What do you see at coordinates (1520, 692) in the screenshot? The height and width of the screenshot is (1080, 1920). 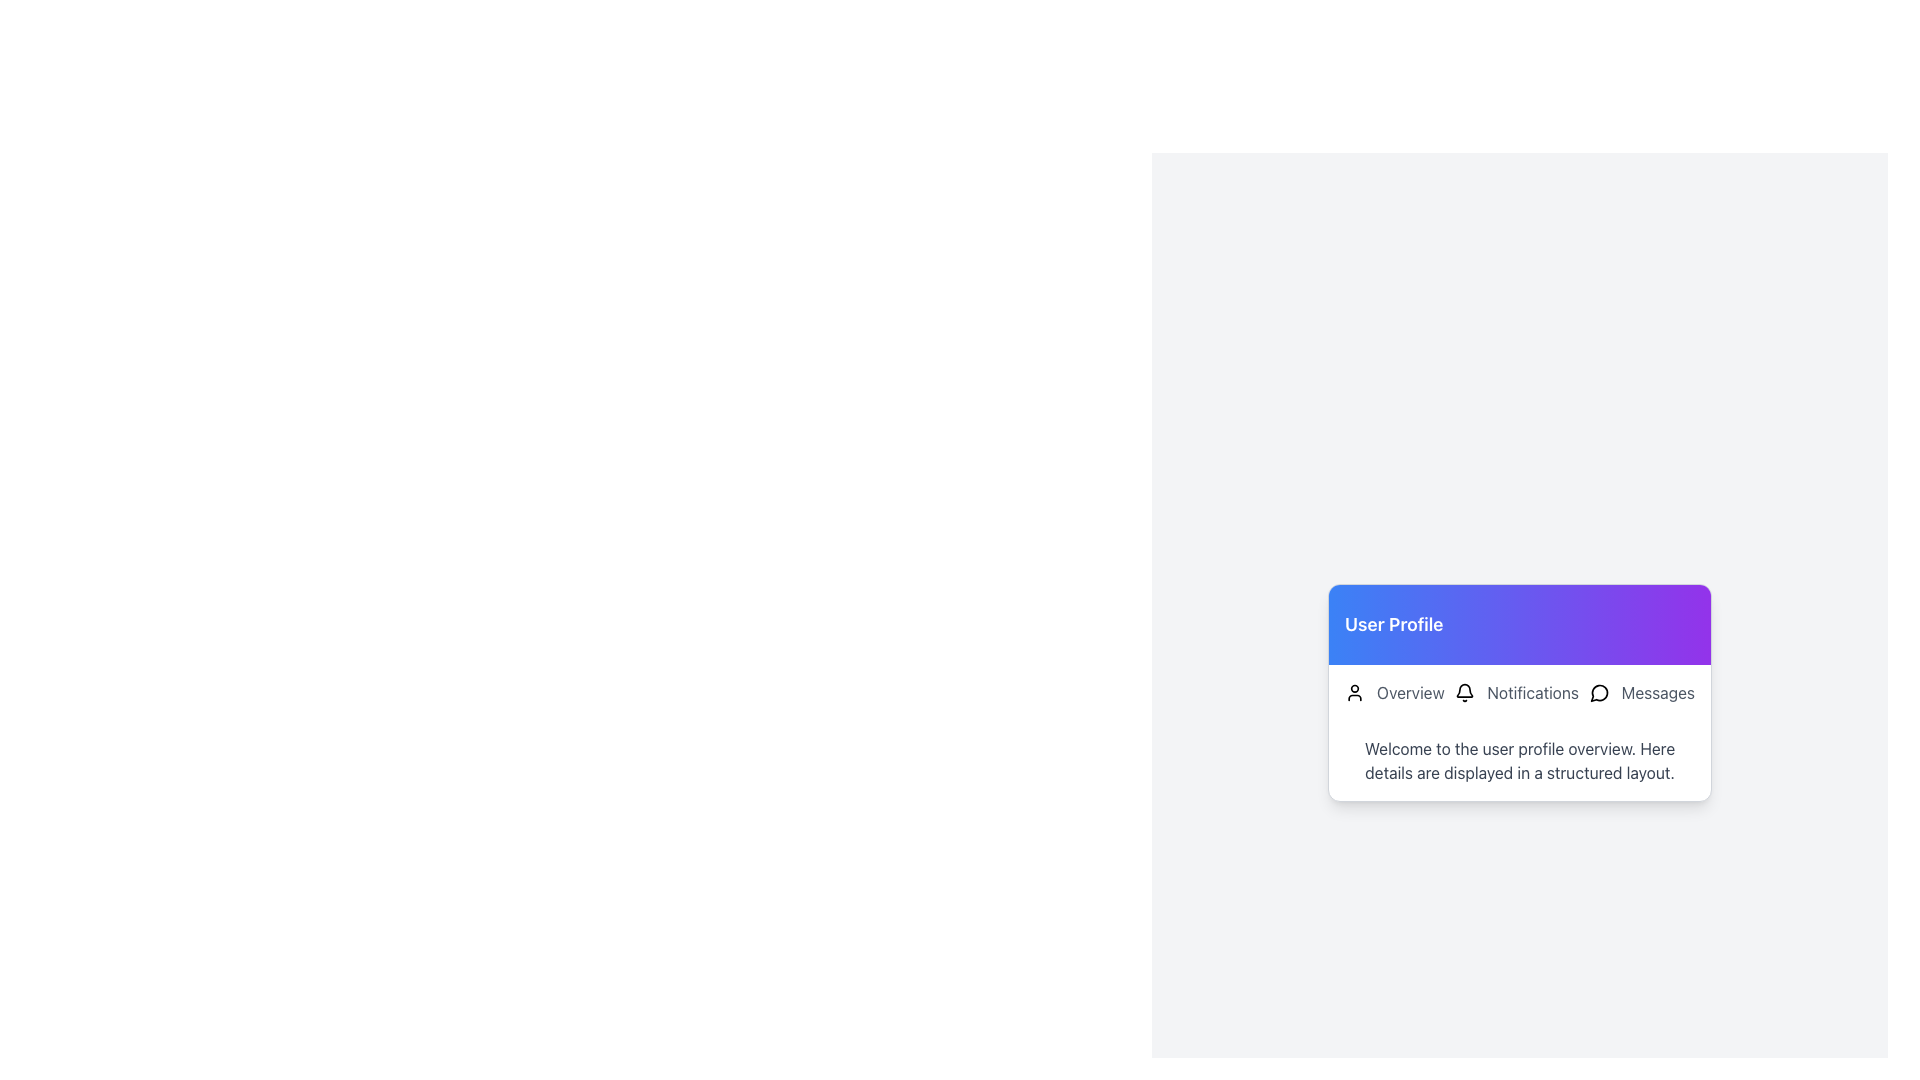 I see `the icons or labels in the Horizontal navigation bar` at bounding box center [1520, 692].